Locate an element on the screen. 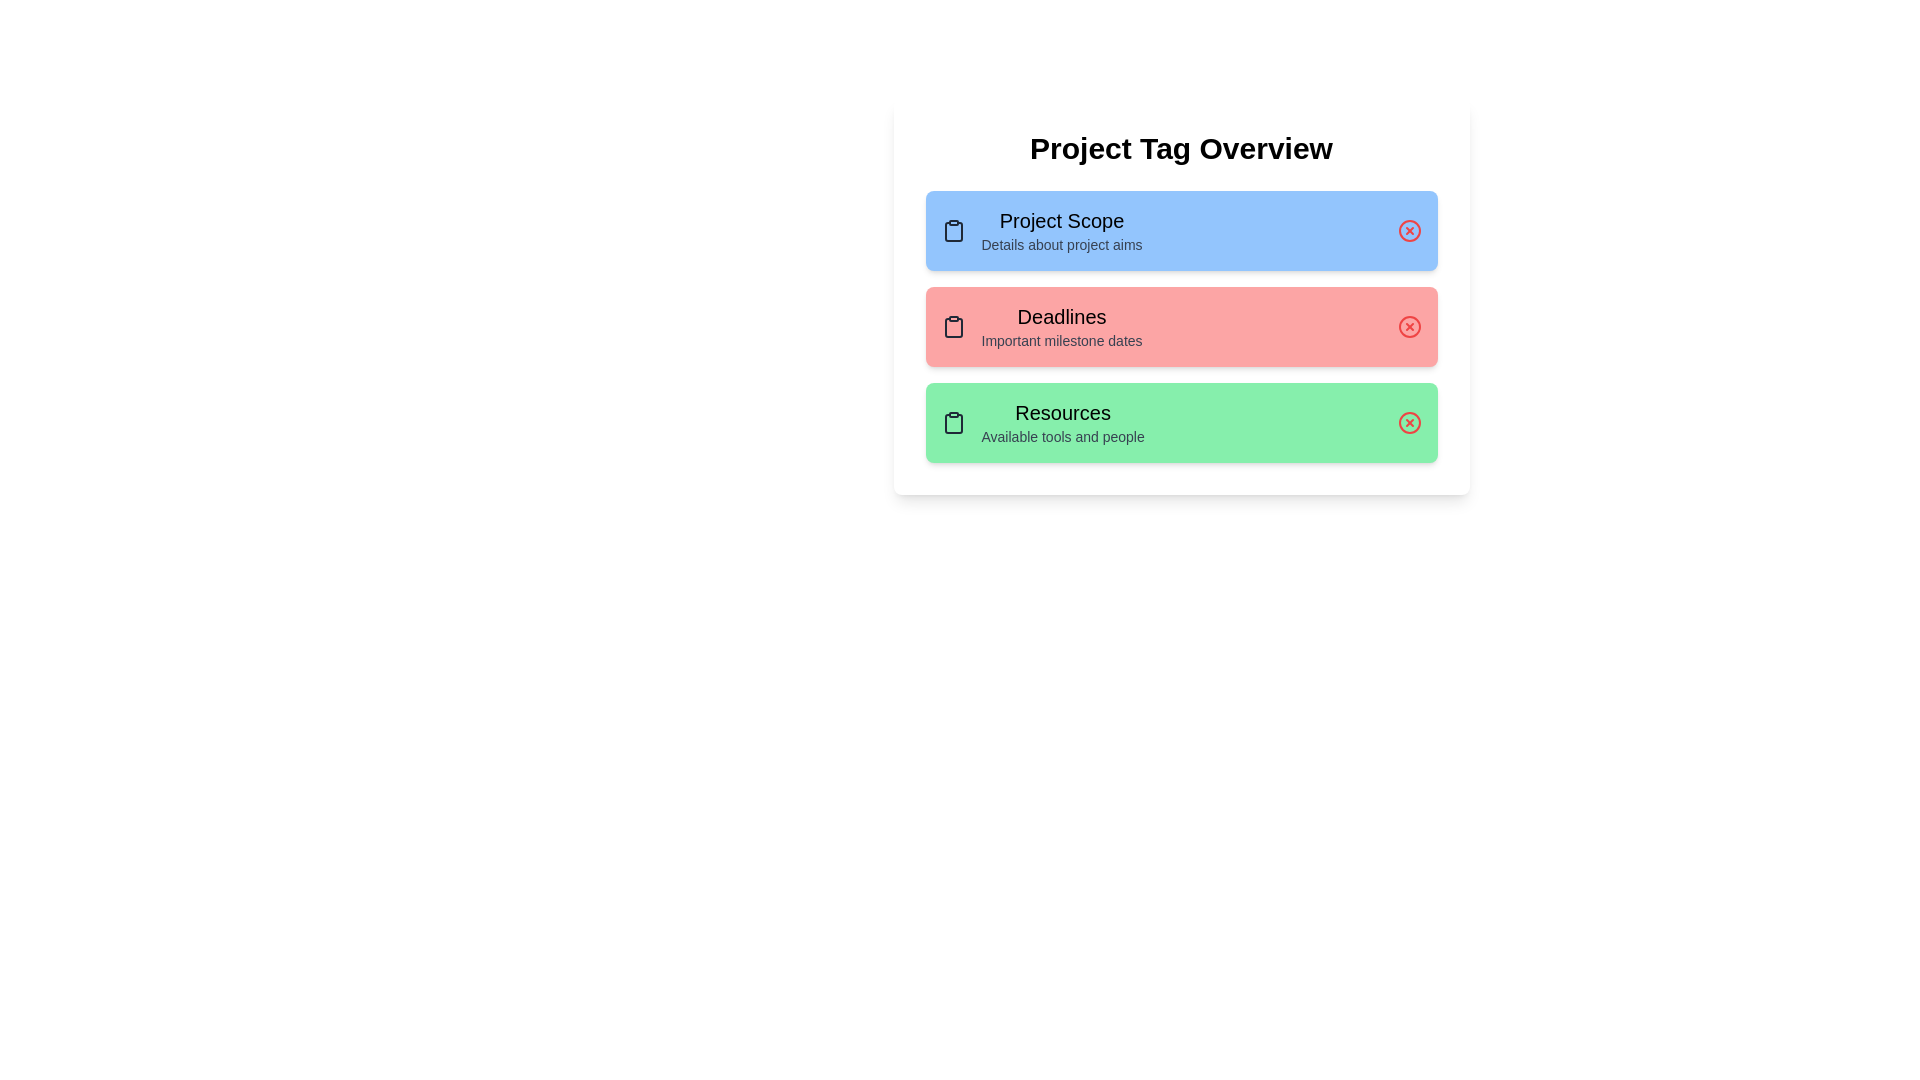 This screenshot has width=1920, height=1080. the clipboard icon associated with the tag Resources is located at coordinates (952, 422).